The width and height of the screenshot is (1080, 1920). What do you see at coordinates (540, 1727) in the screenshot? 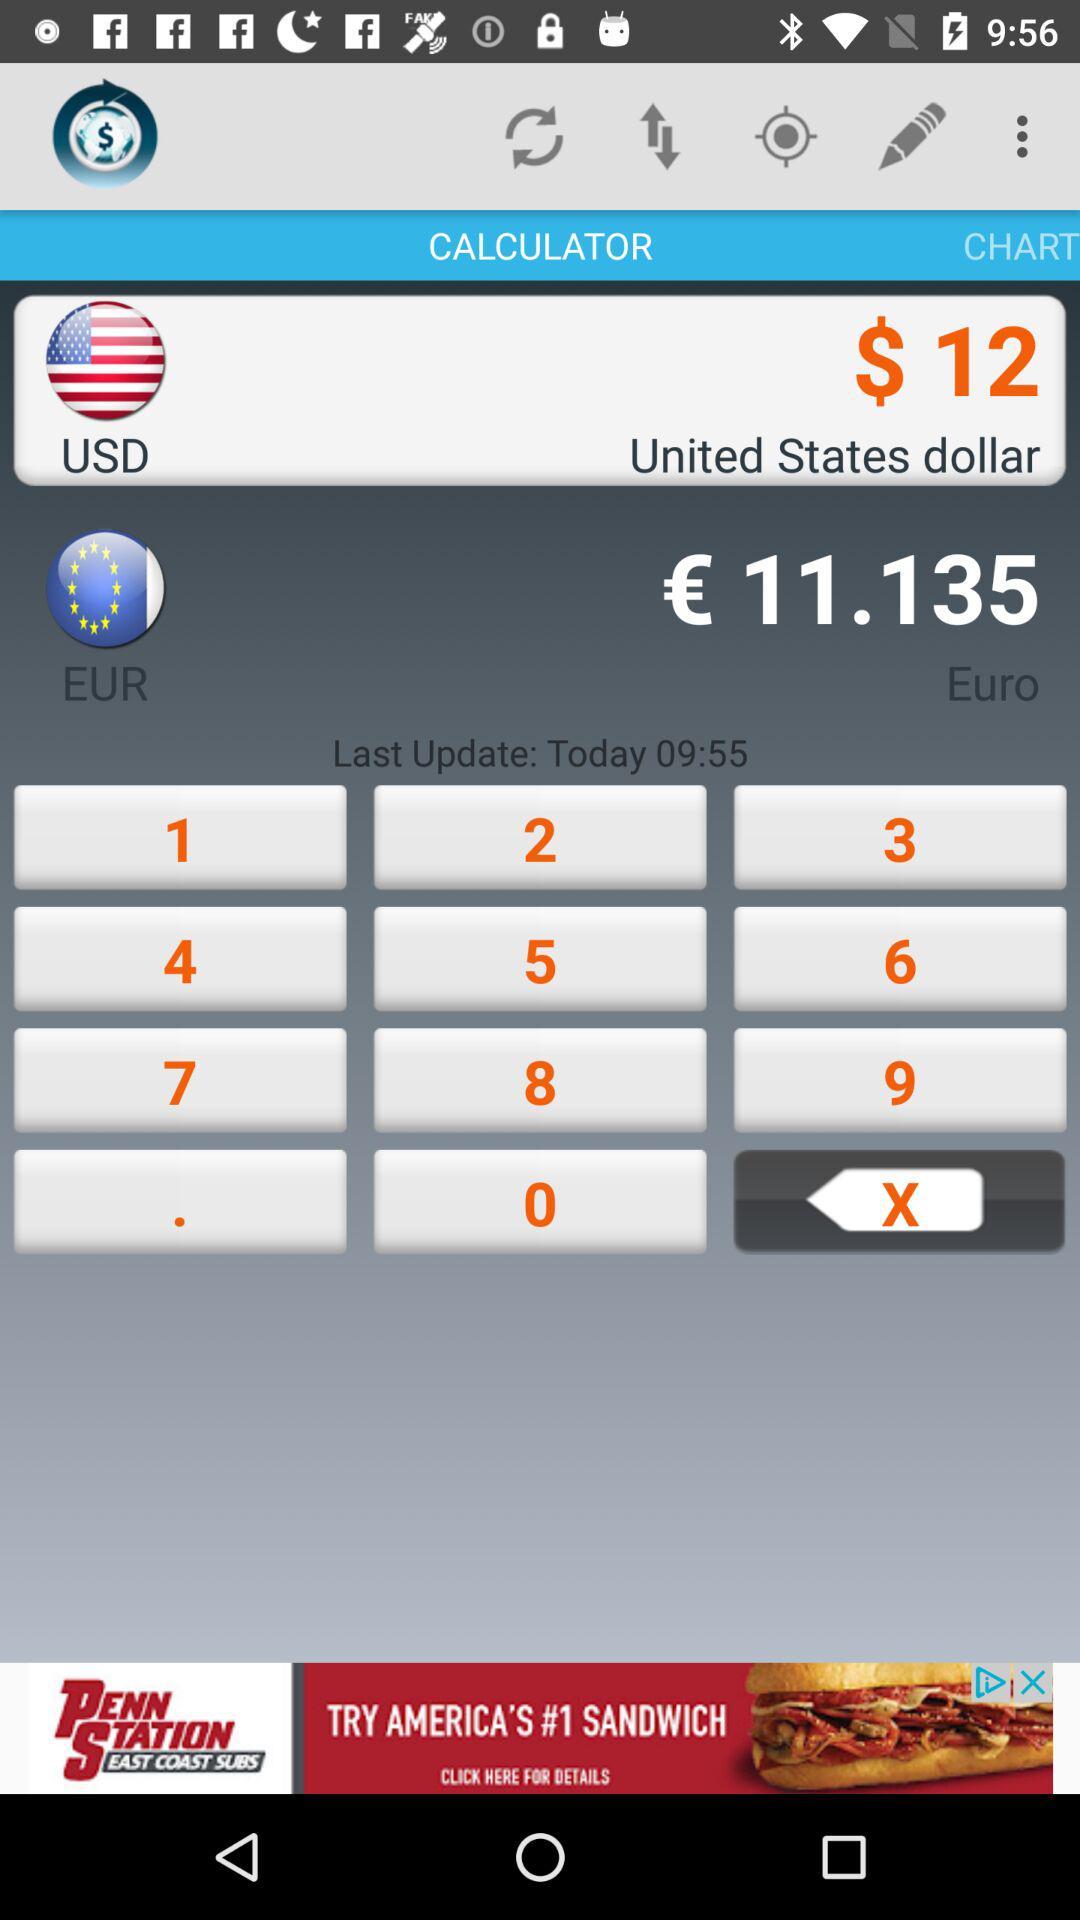
I see `the advertisement` at bounding box center [540, 1727].